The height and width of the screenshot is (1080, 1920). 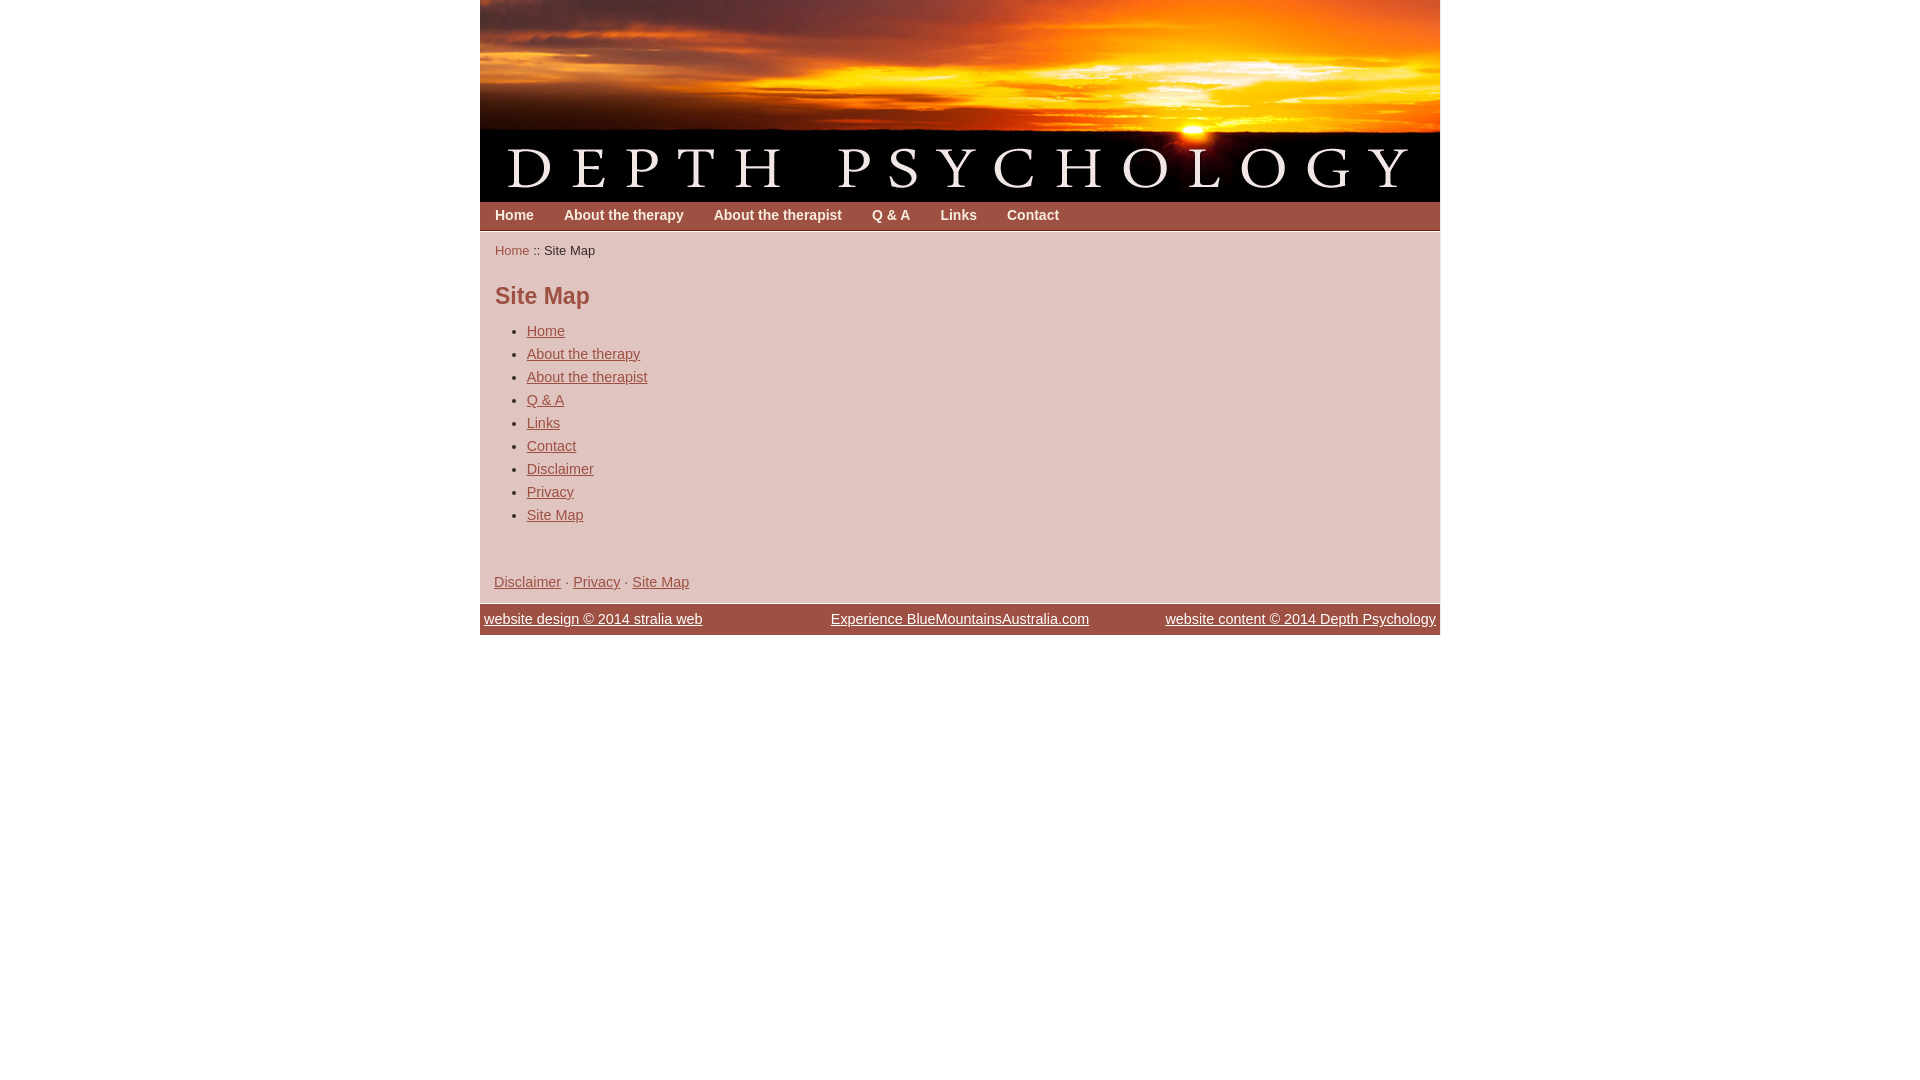 I want to click on 'Contact', so click(x=1032, y=215).